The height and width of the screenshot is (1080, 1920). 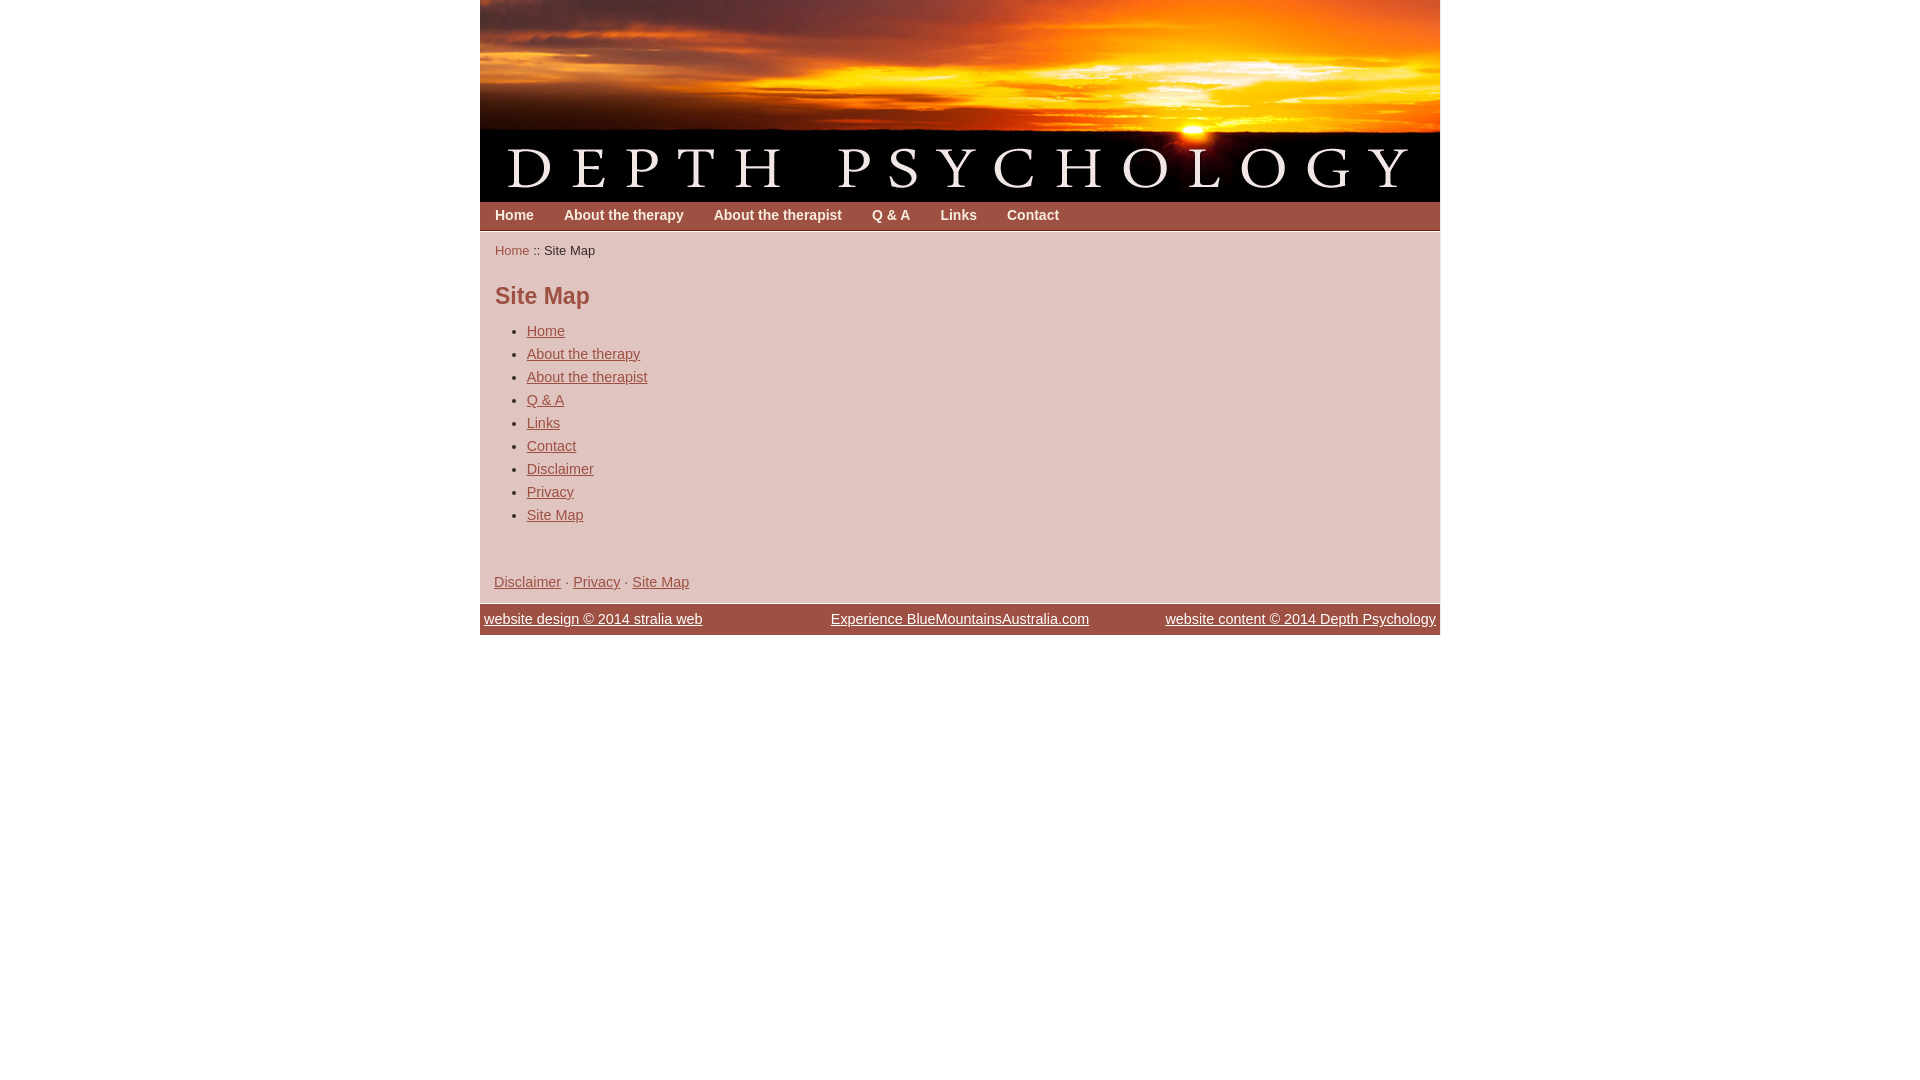 I want to click on 'Contact', so click(x=1032, y=215).